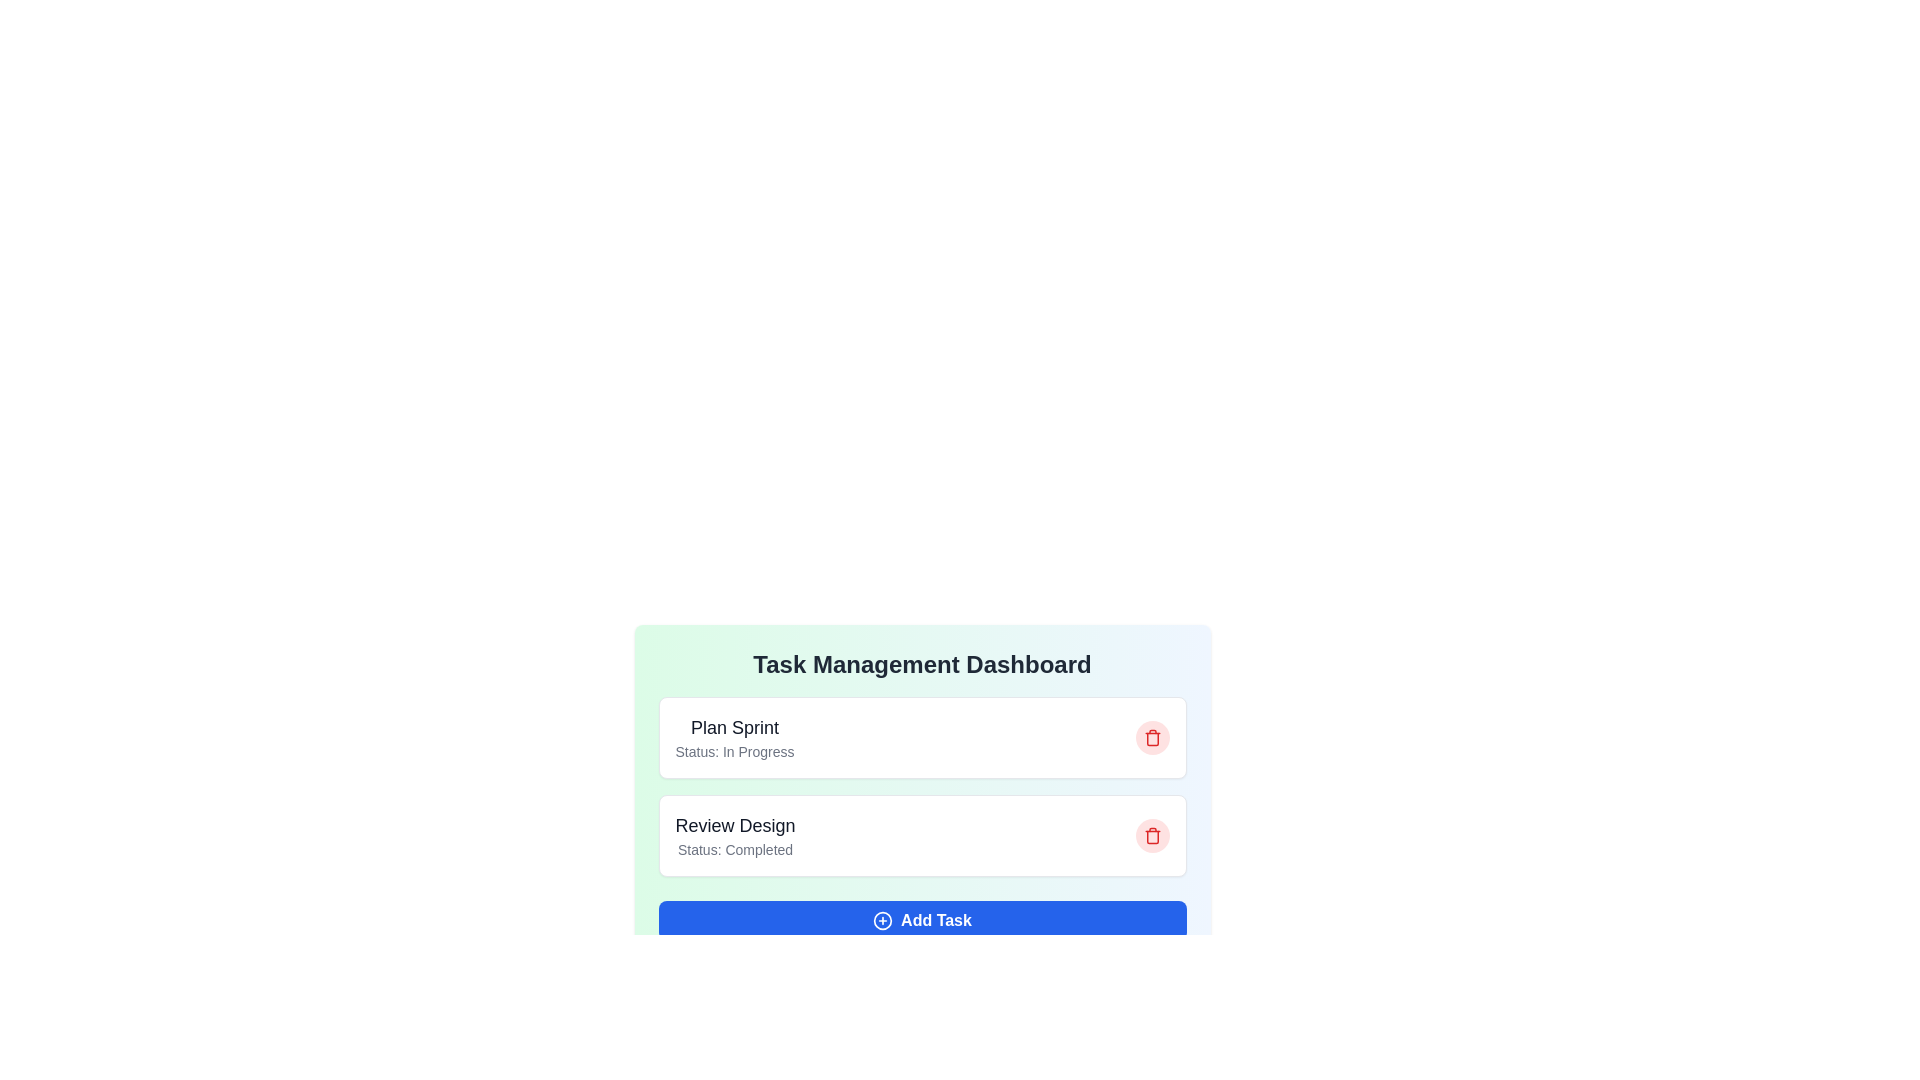 Image resolution: width=1920 pixels, height=1080 pixels. Describe the element at coordinates (921, 921) in the screenshot. I see `the 'Add Task' button to add a new task` at that location.